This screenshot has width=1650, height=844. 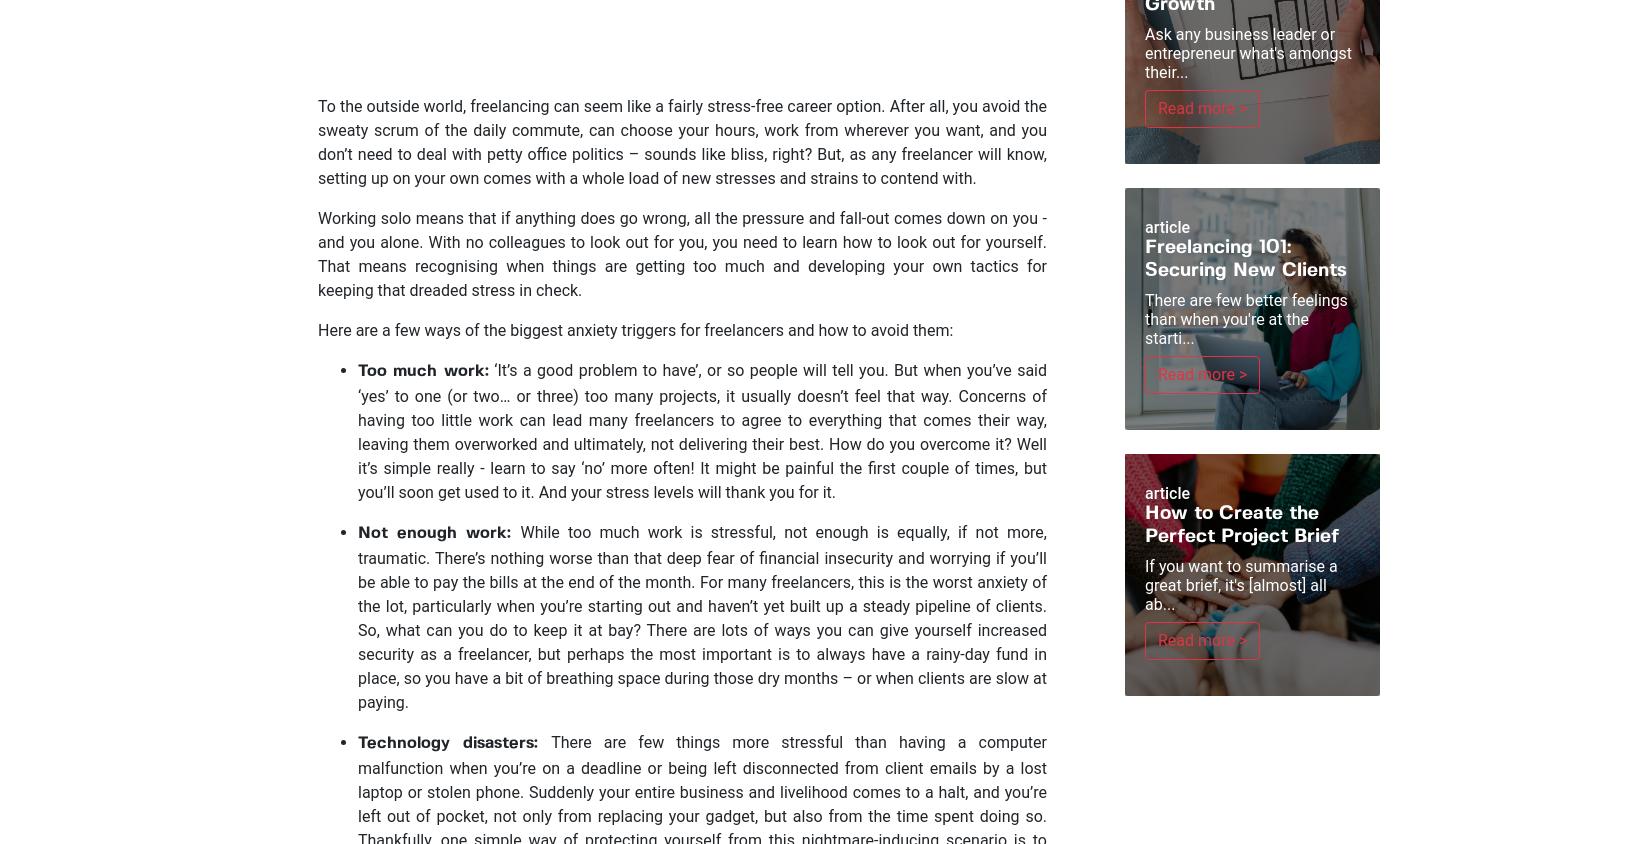 I want to click on 'Working solo means that if anything does go wrong, all the pressure and fall-out comes down on you - and you alone. With no colleagues to look out for you, you need to learn how to look out for yourself. That means recognising when things are getting too much and developing your own tactics for keeping that dreaded stress in check.', so click(x=317, y=253).